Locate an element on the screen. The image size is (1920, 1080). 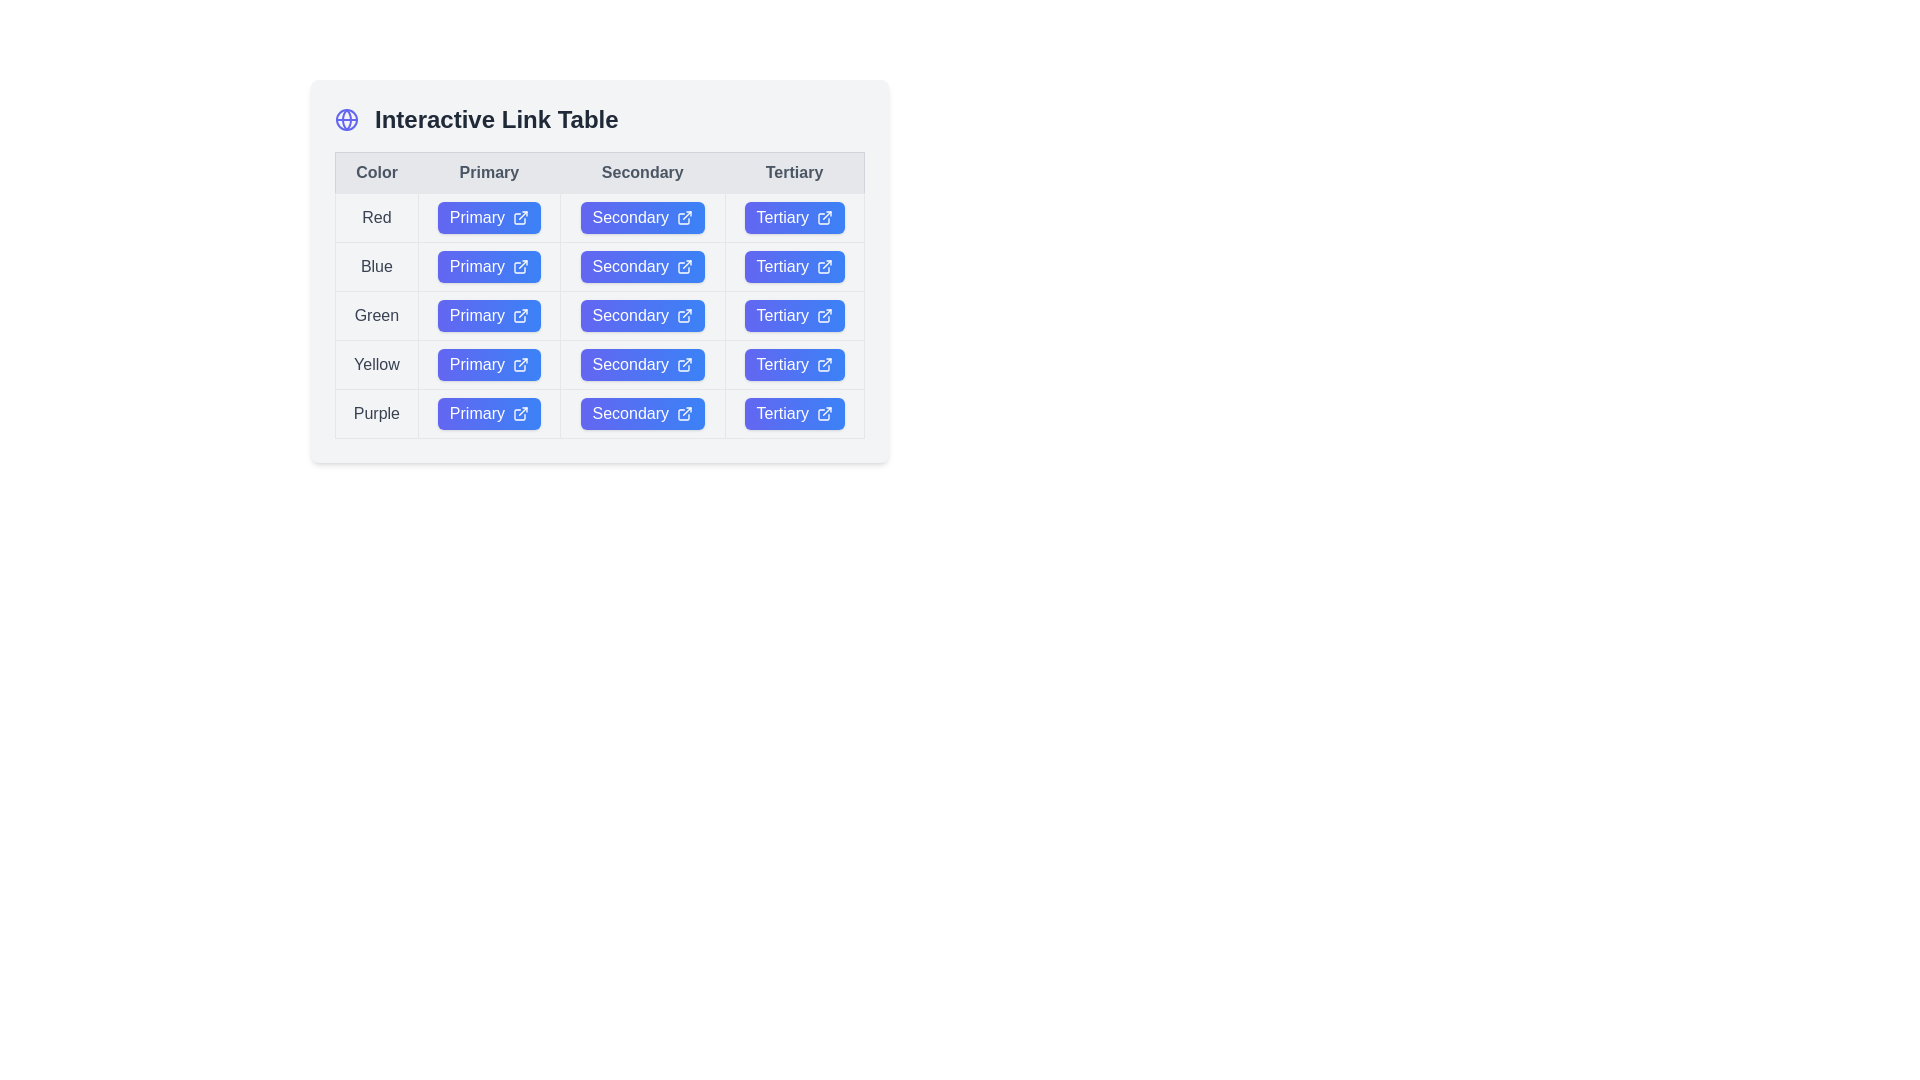
keyboard navigation is located at coordinates (793, 315).